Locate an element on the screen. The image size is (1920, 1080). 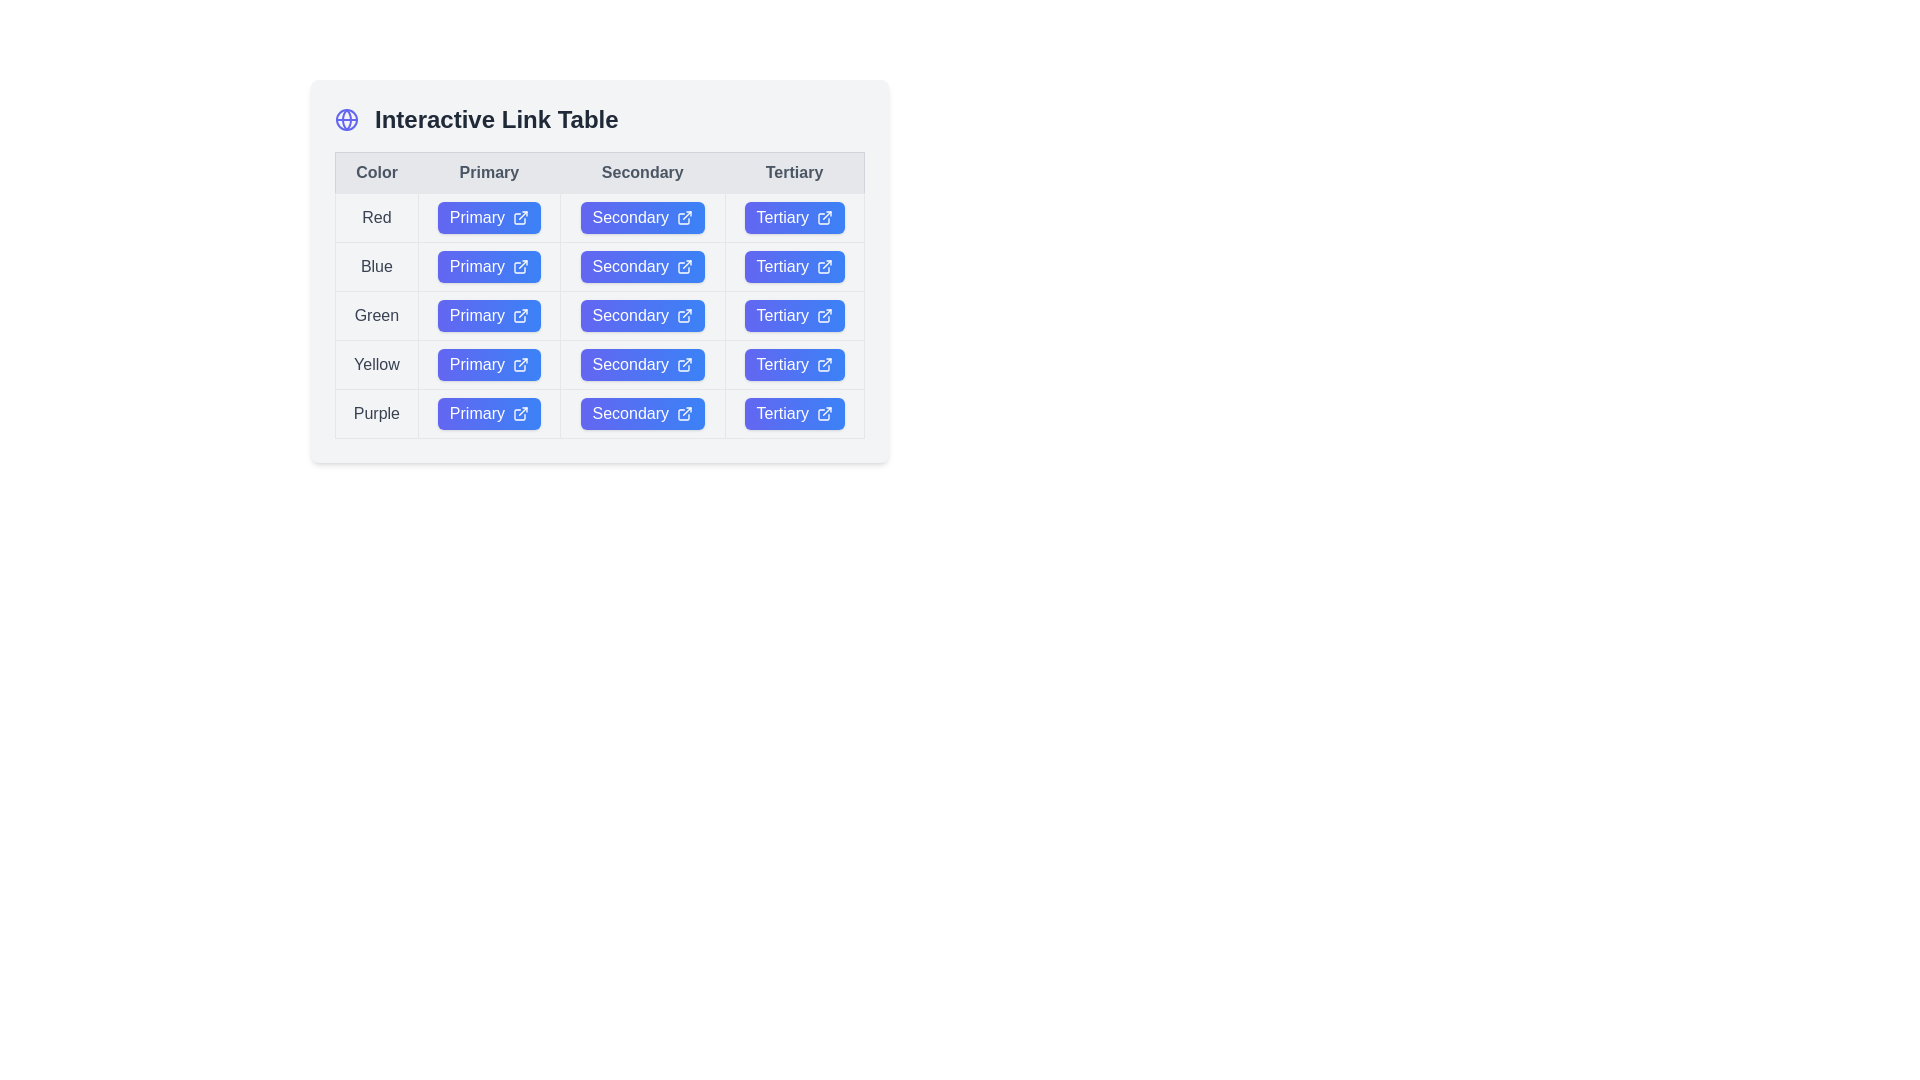
keyboard navigation is located at coordinates (793, 315).